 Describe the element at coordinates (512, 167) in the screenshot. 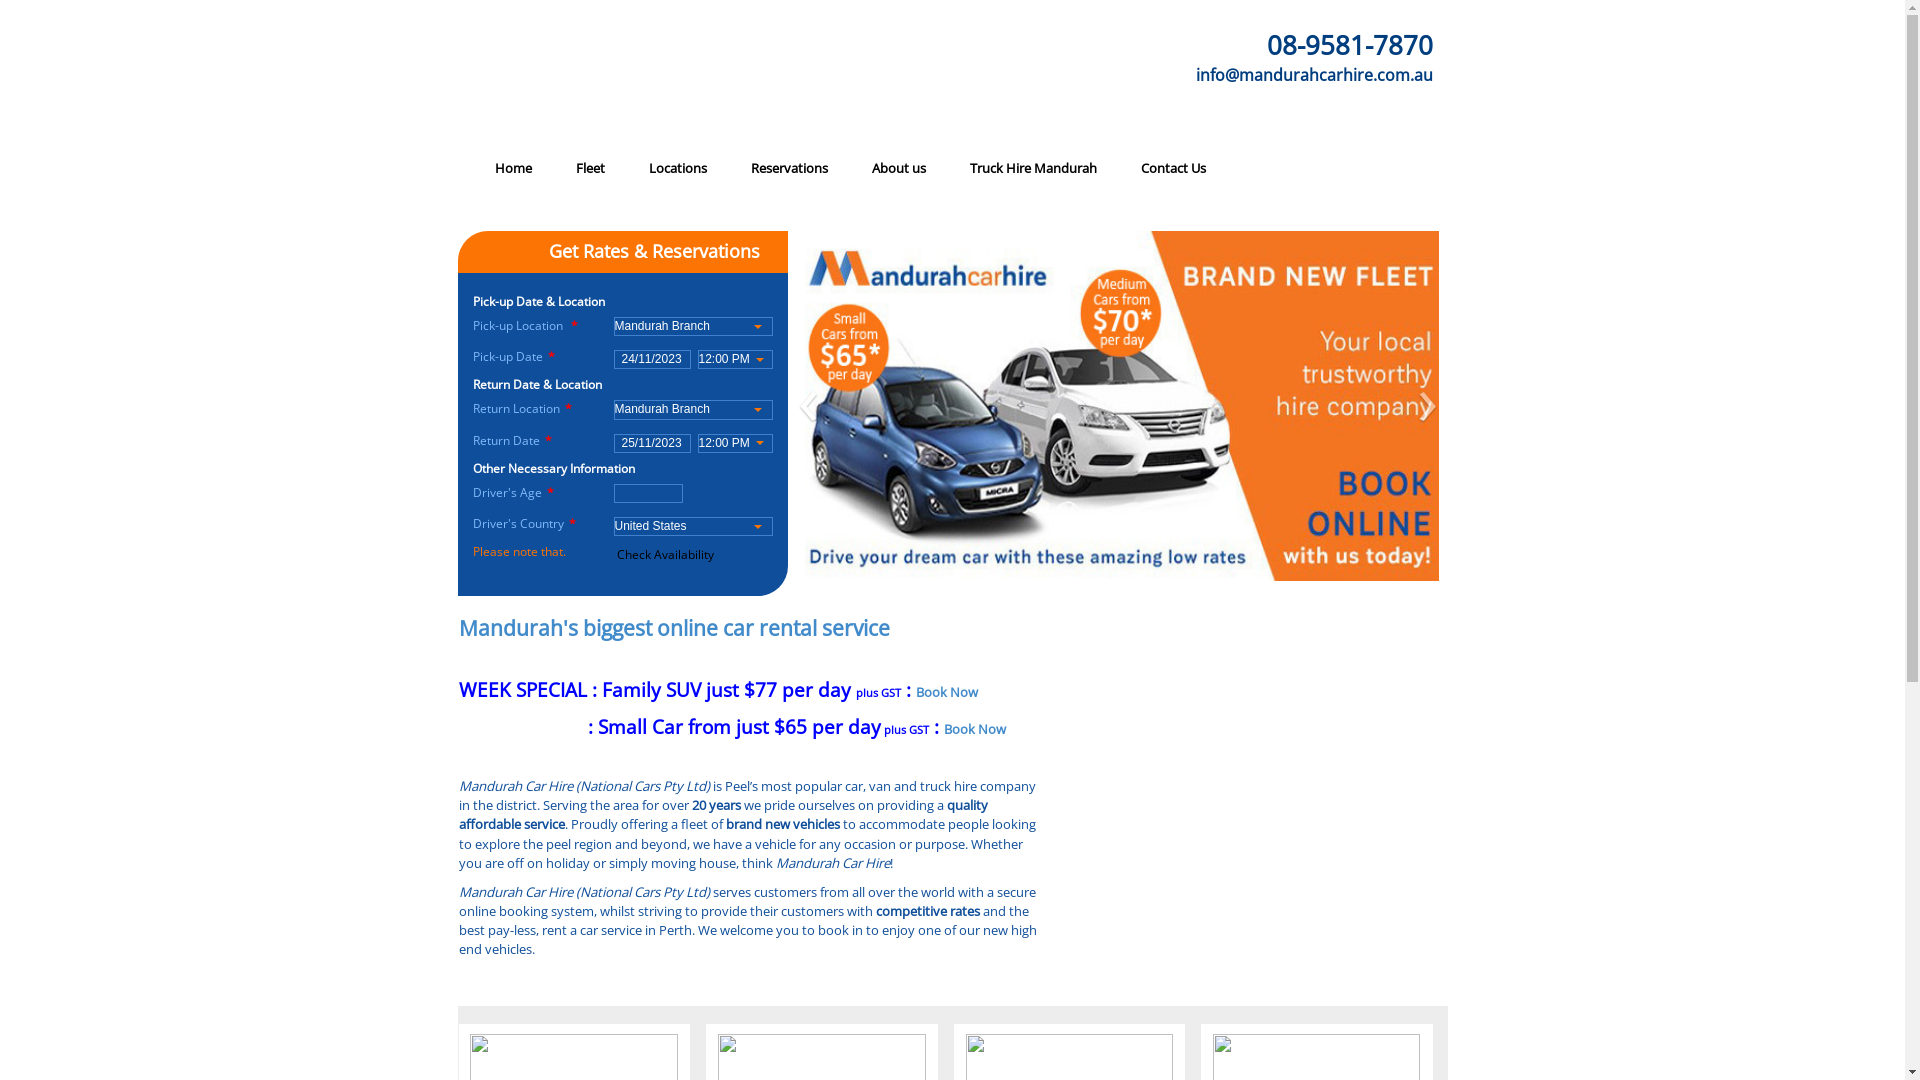

I see `'Home'` at that location.